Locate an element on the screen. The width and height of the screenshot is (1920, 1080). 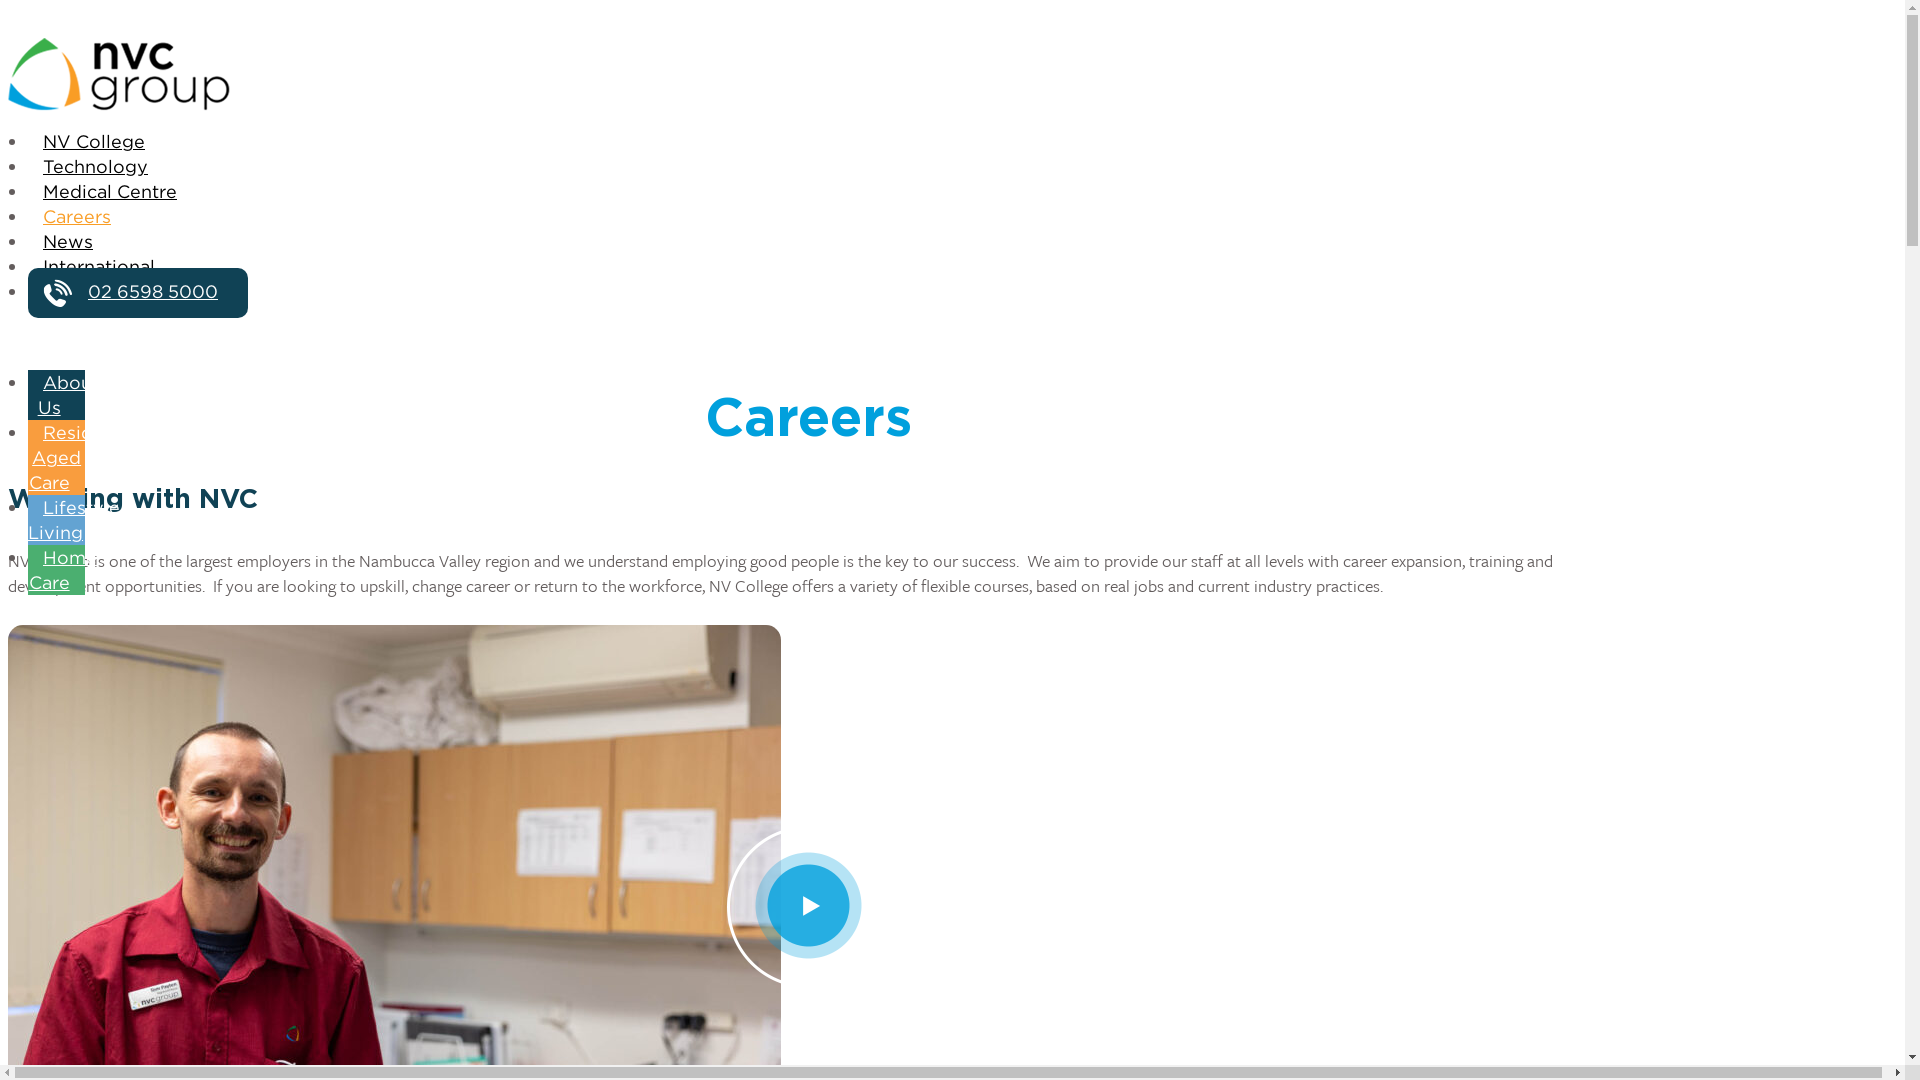
'About Us' is located at coordinates (63, 396).